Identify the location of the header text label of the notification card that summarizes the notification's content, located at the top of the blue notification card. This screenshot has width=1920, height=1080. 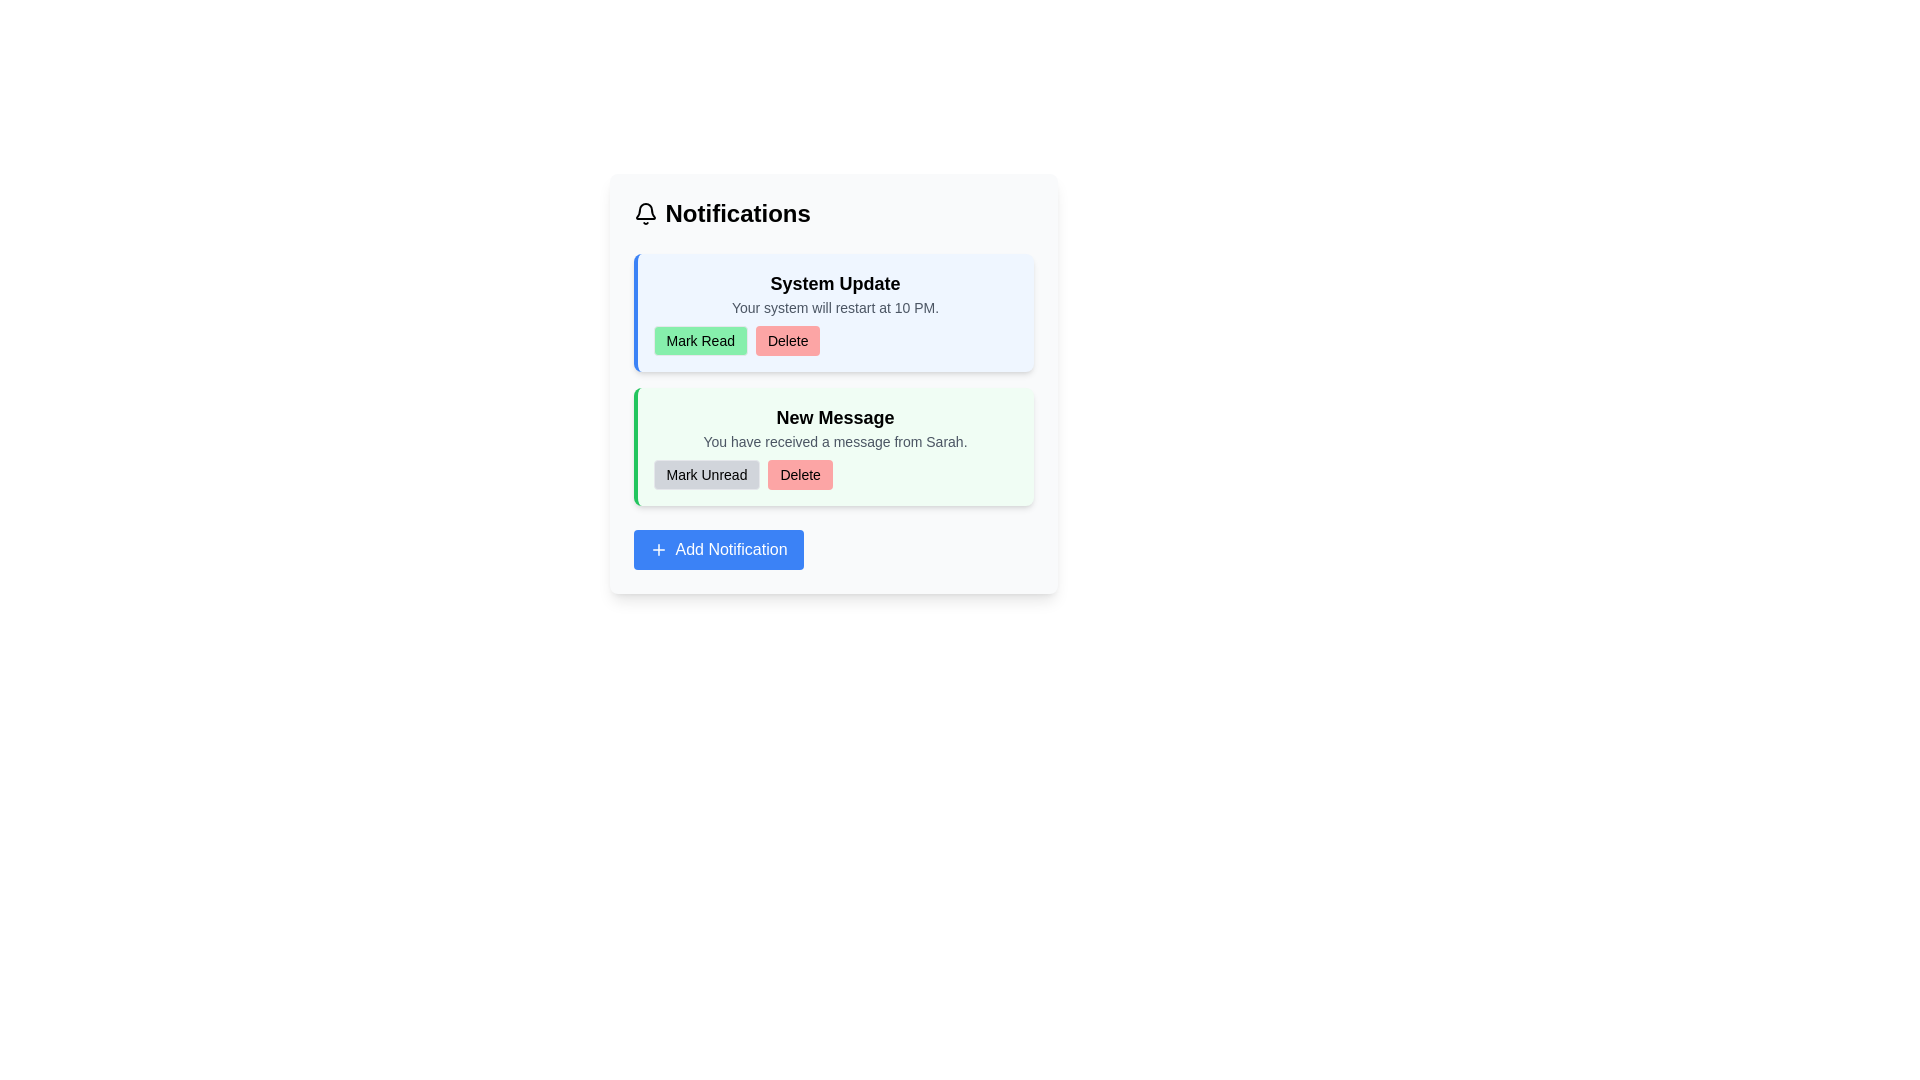
(835, 284).